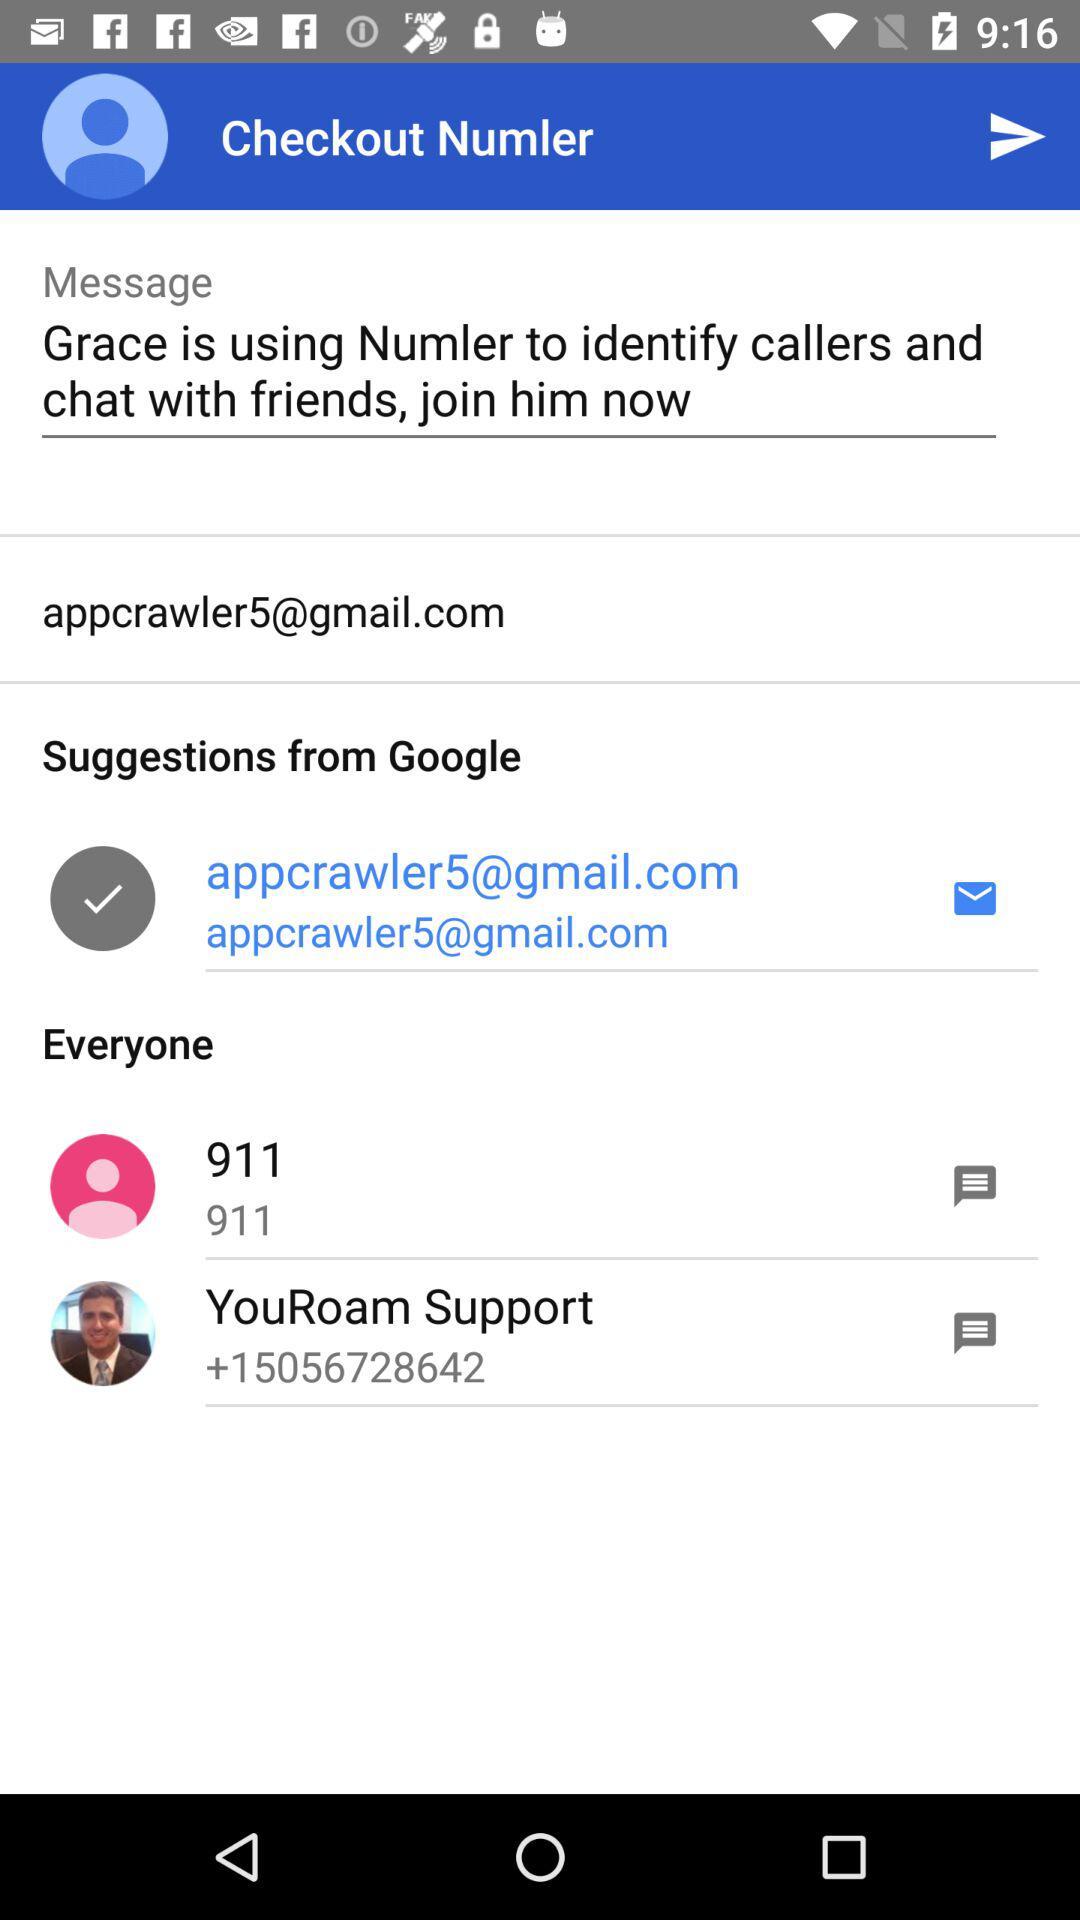 The image size is (1080, 1920). Describe the element at coordinates (1017, 135) in the screenshot. I see `icon above grace is using icon` at that location.